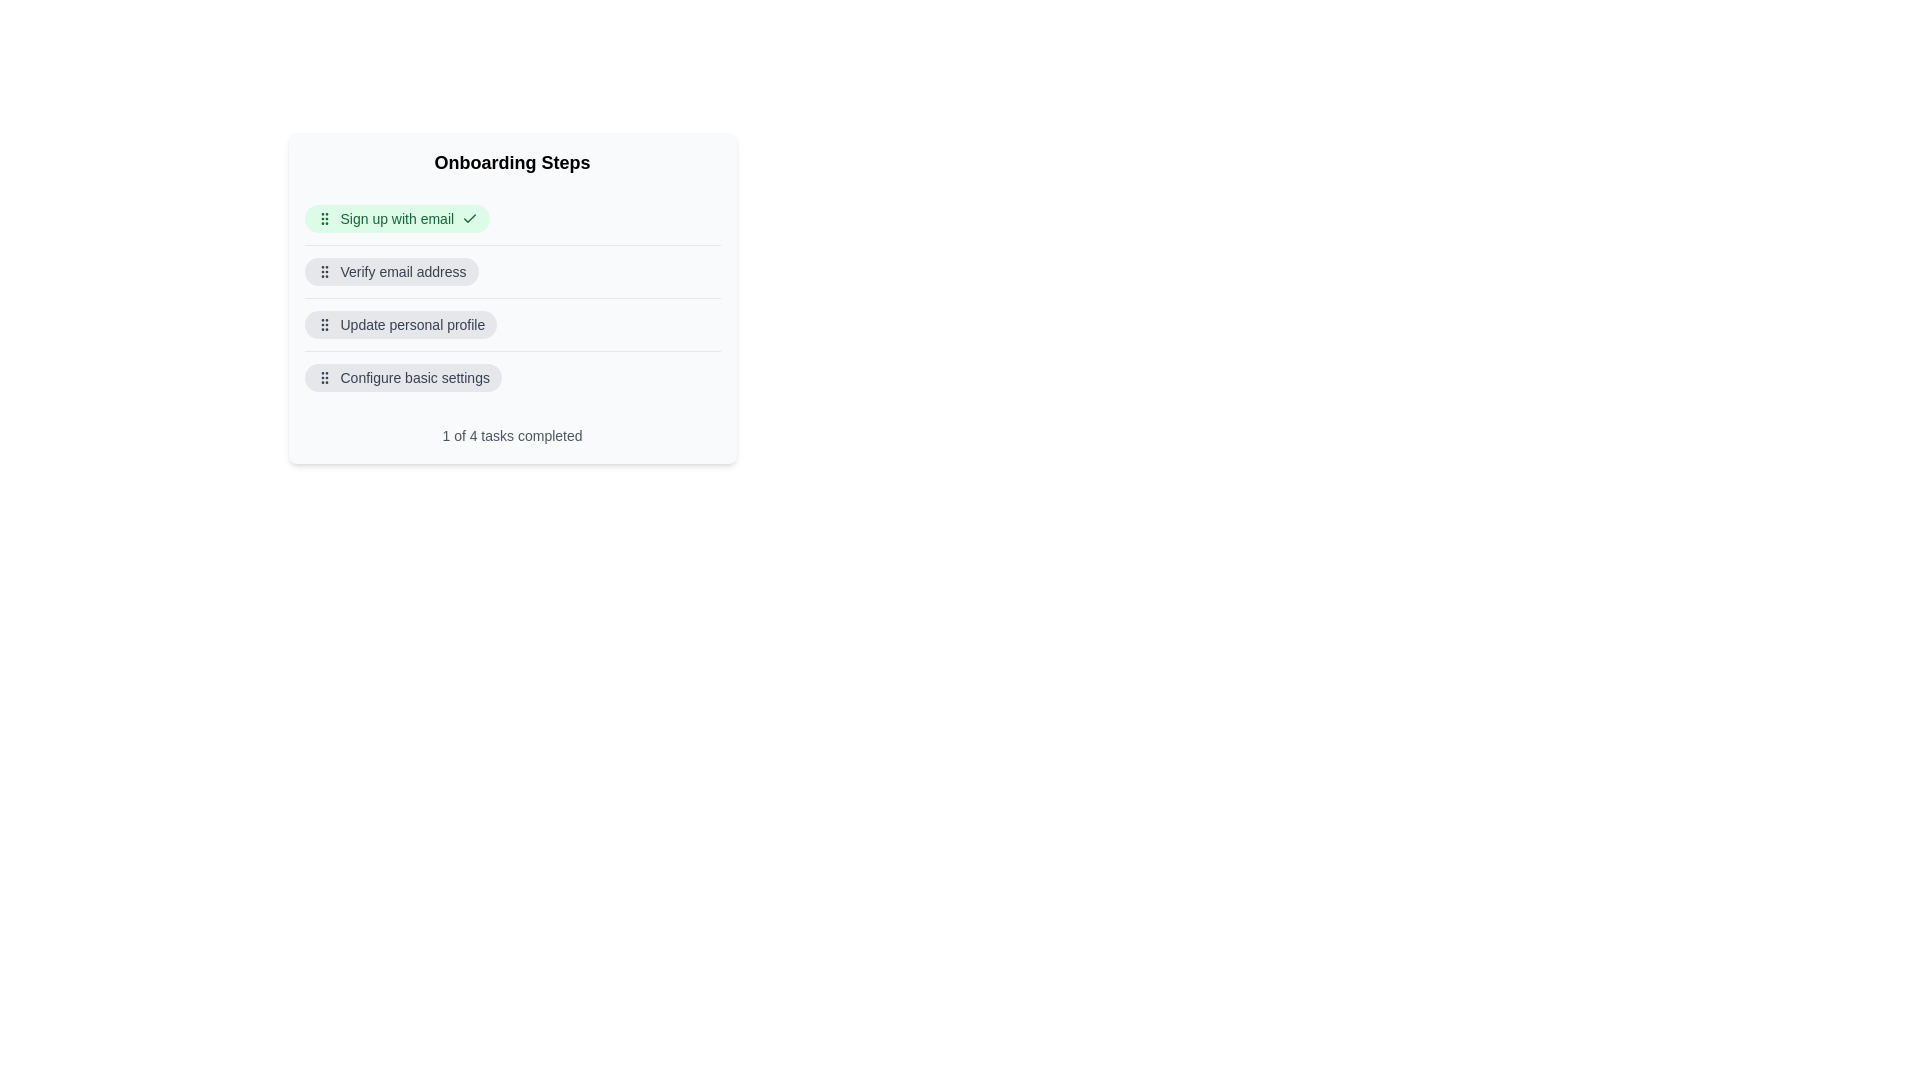 The width and height of the screenshot is (1920, 1080). What do you see at coordinates (391, 272) in the screenshot?
I see `the 'Verify email address' button element using the grip icon on its left for reordering in the onboarding steps list` at bounding box center [391, 272].